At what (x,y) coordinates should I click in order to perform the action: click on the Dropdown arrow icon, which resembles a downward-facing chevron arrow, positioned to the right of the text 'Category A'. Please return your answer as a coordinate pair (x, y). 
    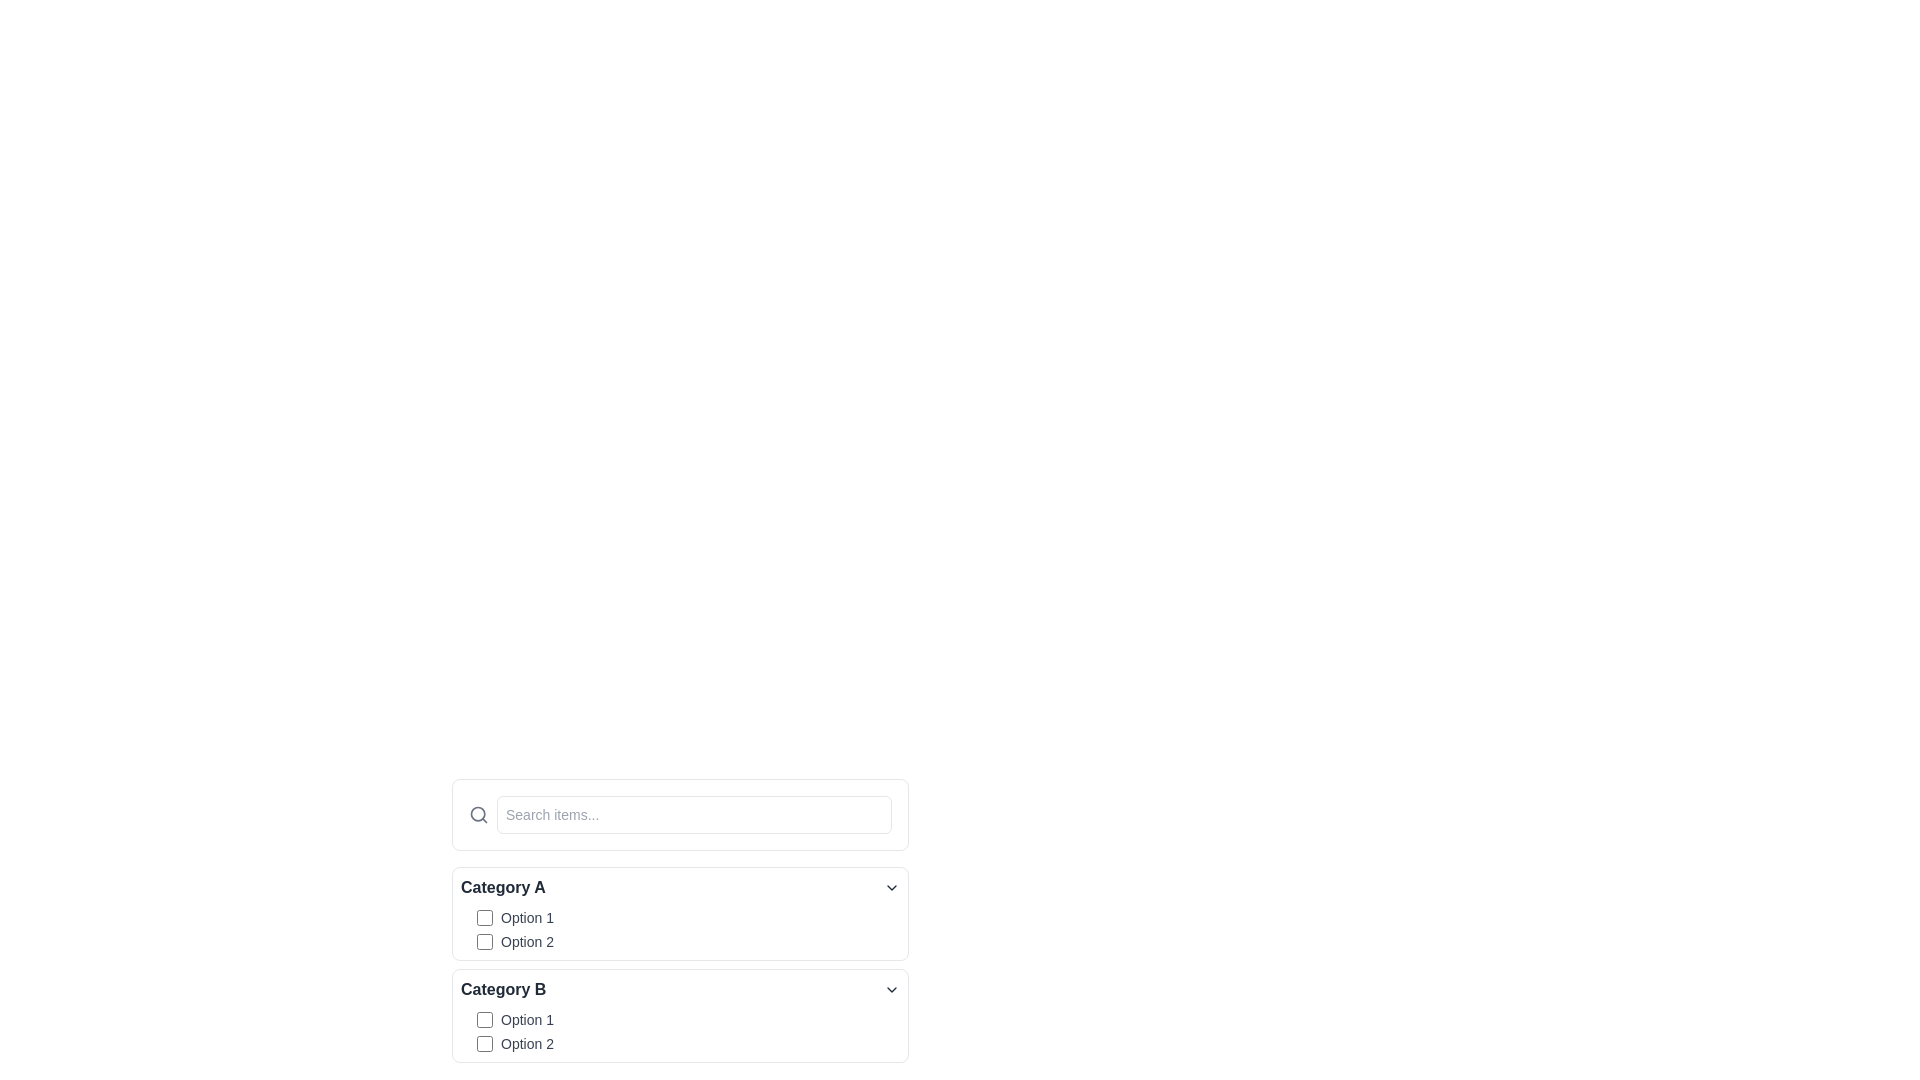
    Looking at the image, I should click on (891, 886).